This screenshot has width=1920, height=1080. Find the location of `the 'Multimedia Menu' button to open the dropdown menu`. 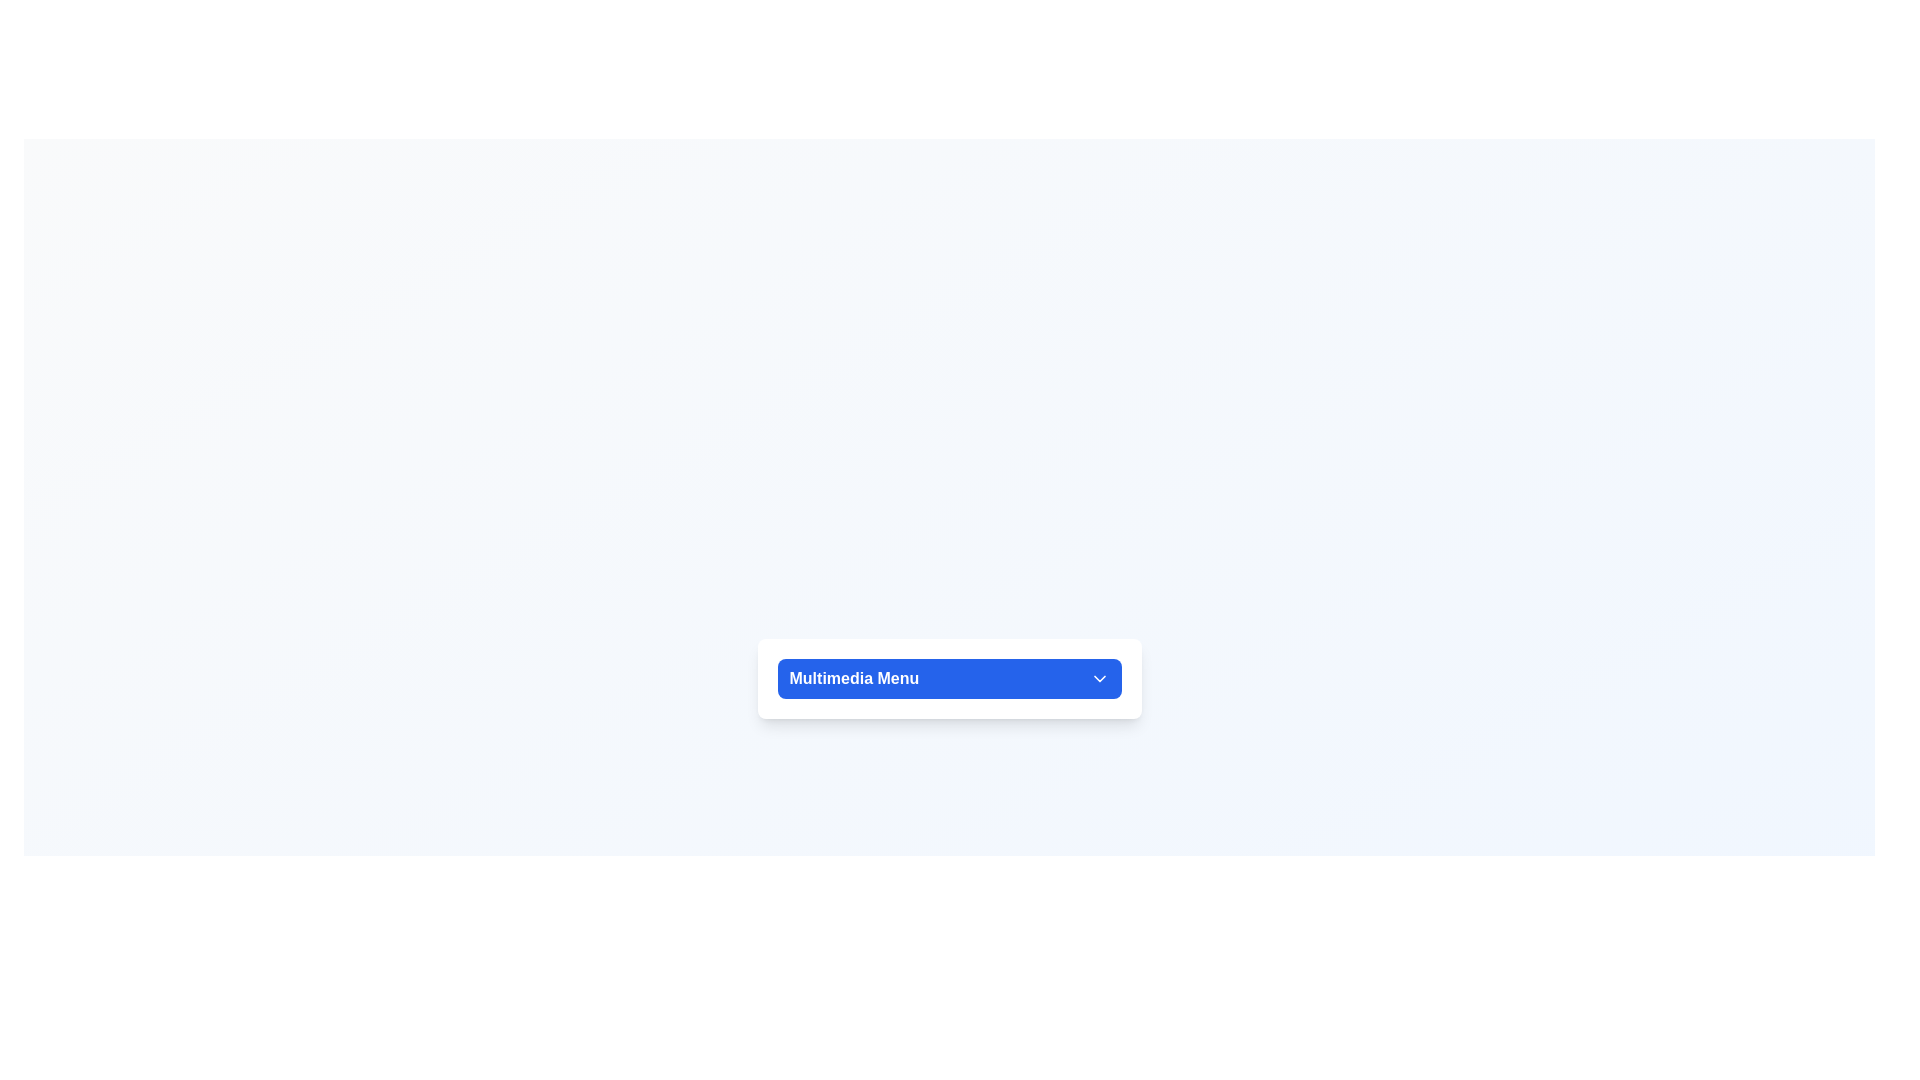

the 'Multimedia Menu' button to open the dropdown menu is located at coordinates (948, 677).